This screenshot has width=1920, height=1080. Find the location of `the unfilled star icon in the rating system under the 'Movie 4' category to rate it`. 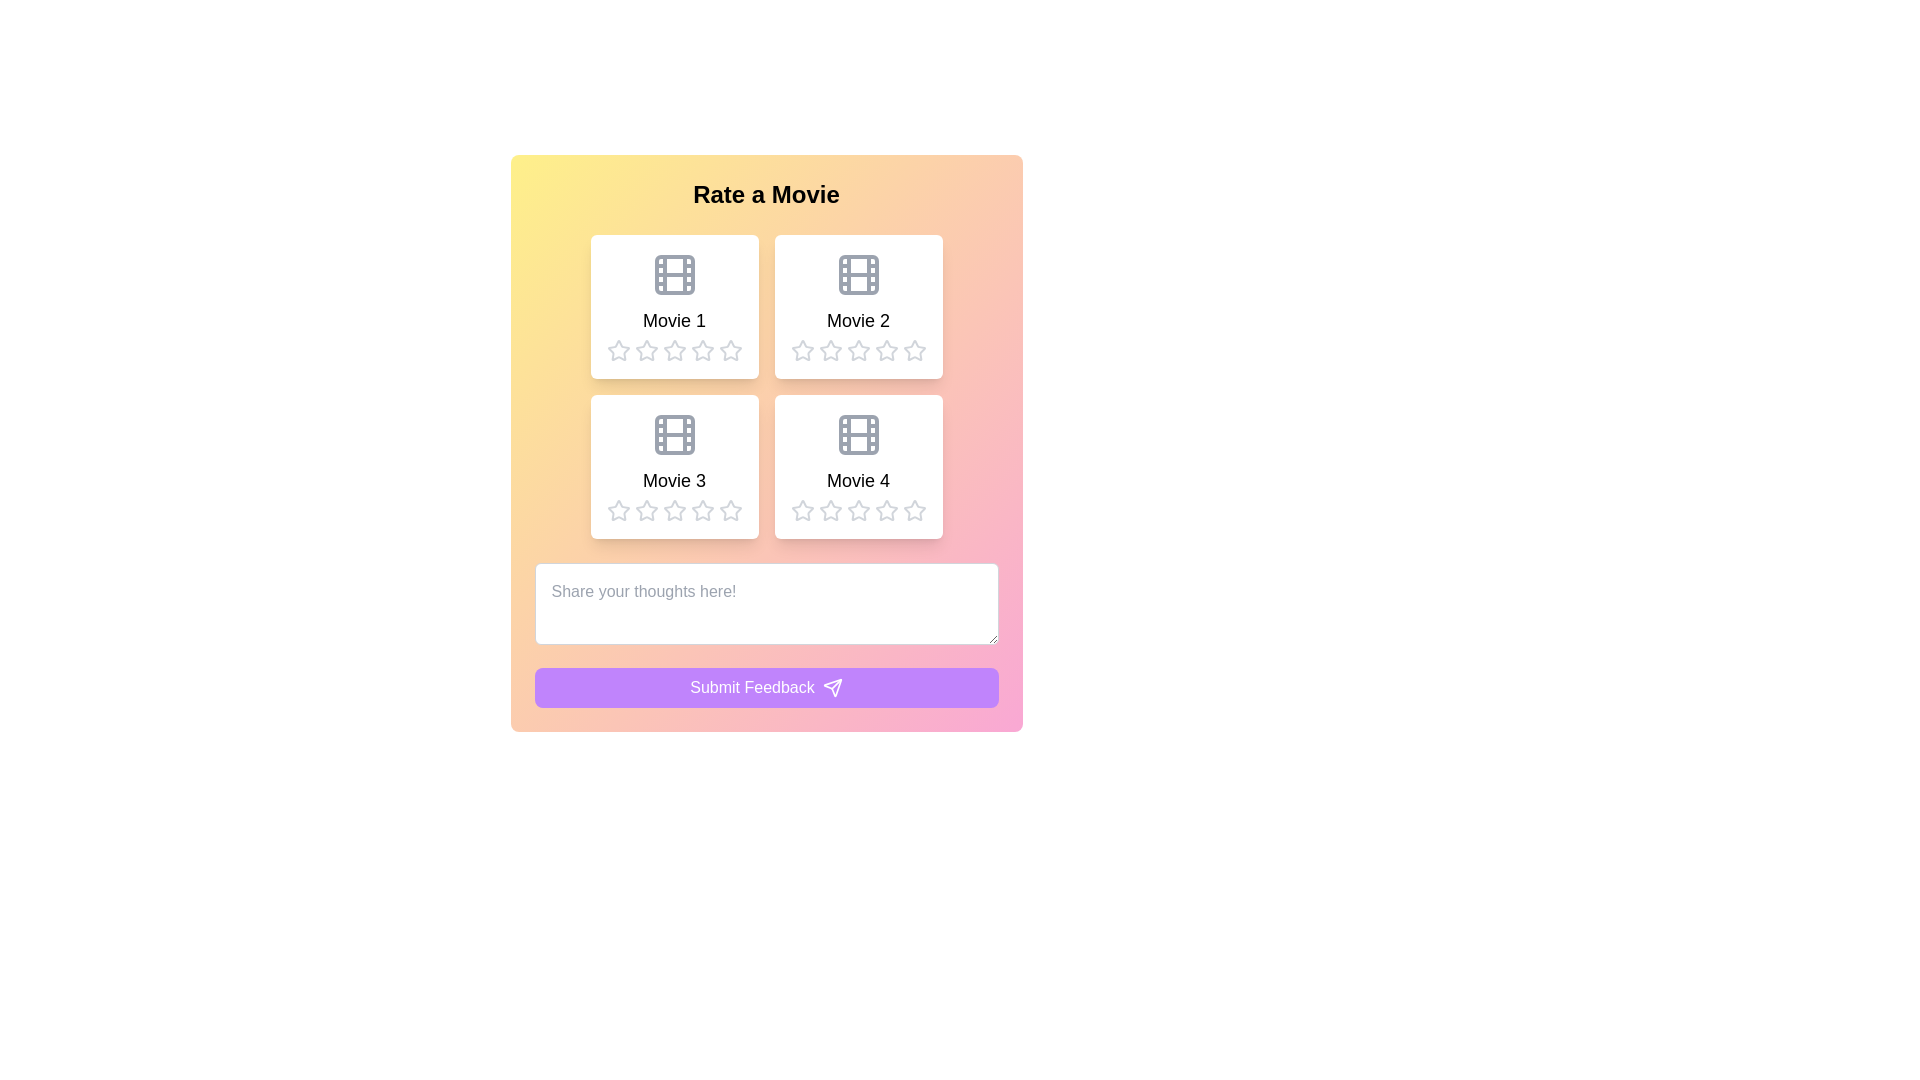

the unfilled star icon in the rating system under the 'Movie 4' category to rate it is located at coordinates (912, 508).